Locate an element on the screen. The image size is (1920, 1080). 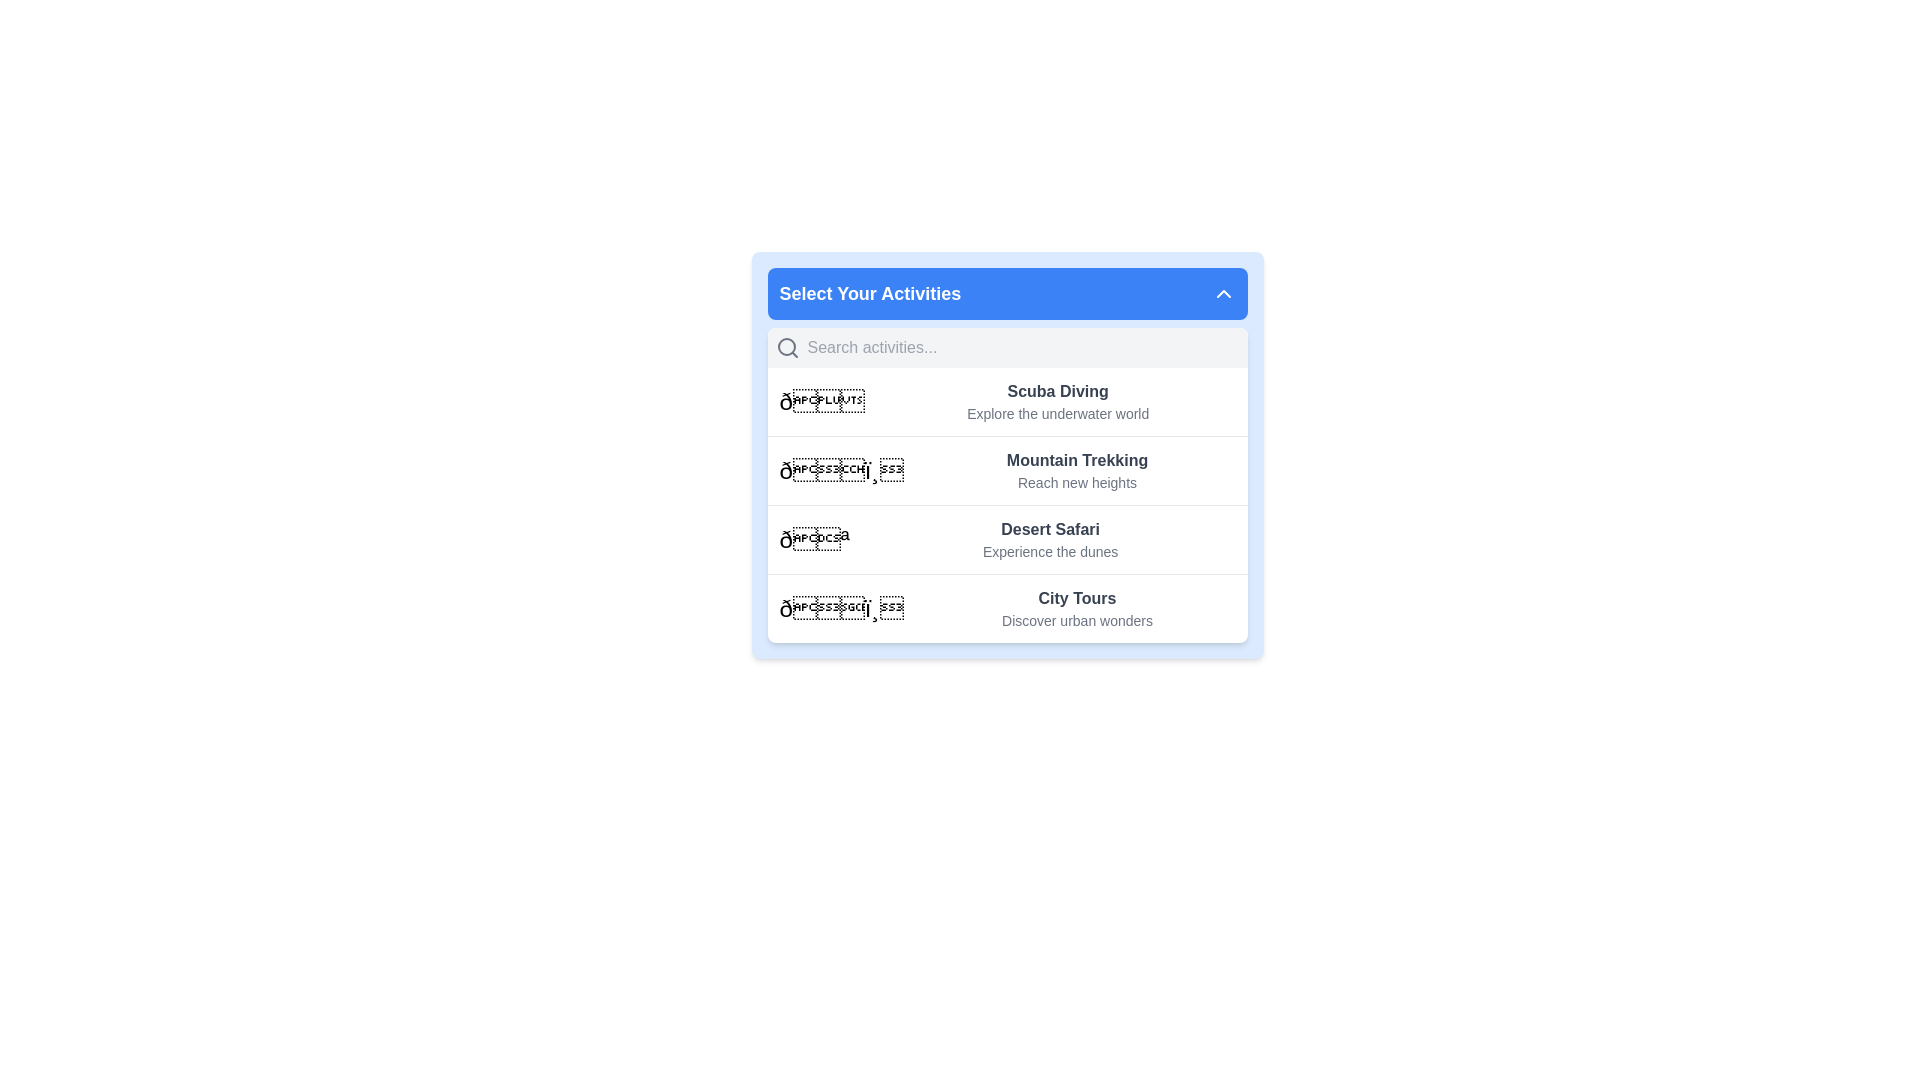
the informational label that provides additional detail about the 'Desert Safari' activity located below the title in the horizontal list of selectable items is located at coordinates (1049, 551).